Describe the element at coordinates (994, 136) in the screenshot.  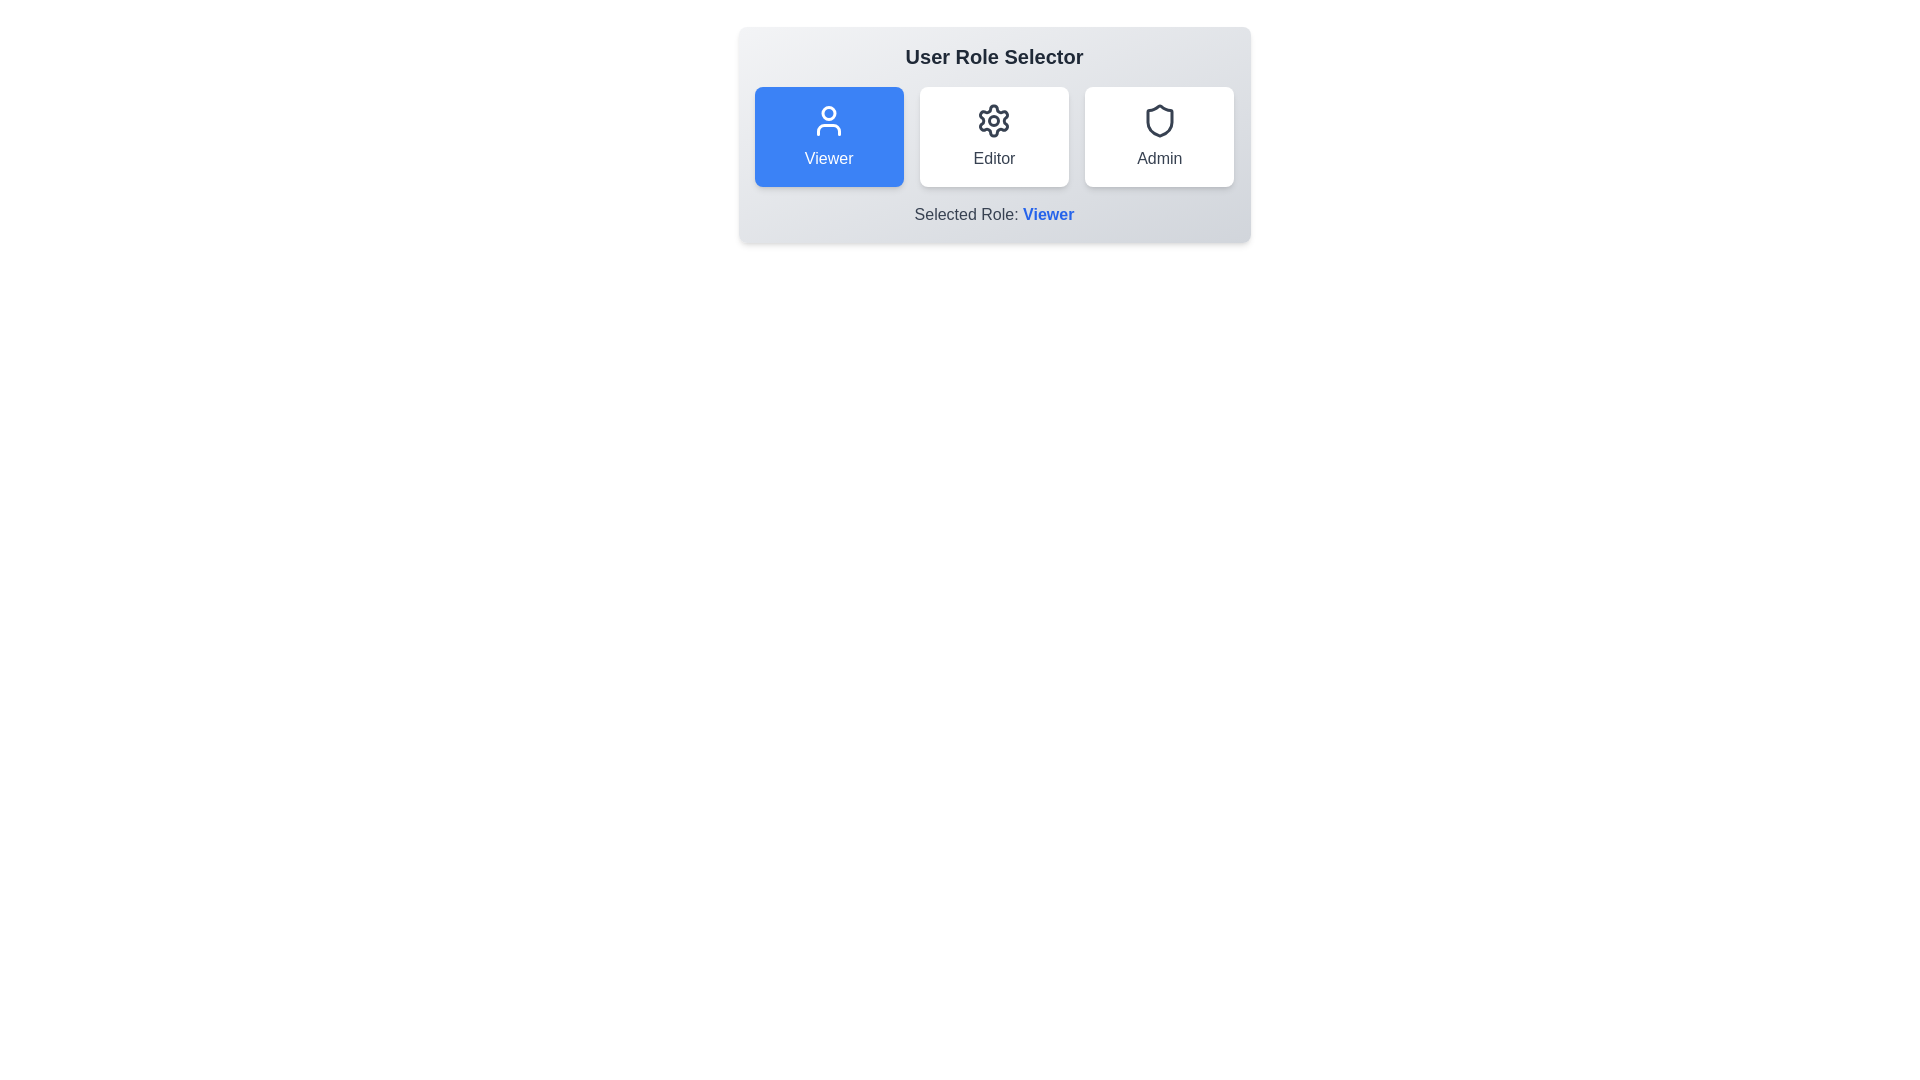
I see `the button labeled Editor to observe its hover effect` at that location.